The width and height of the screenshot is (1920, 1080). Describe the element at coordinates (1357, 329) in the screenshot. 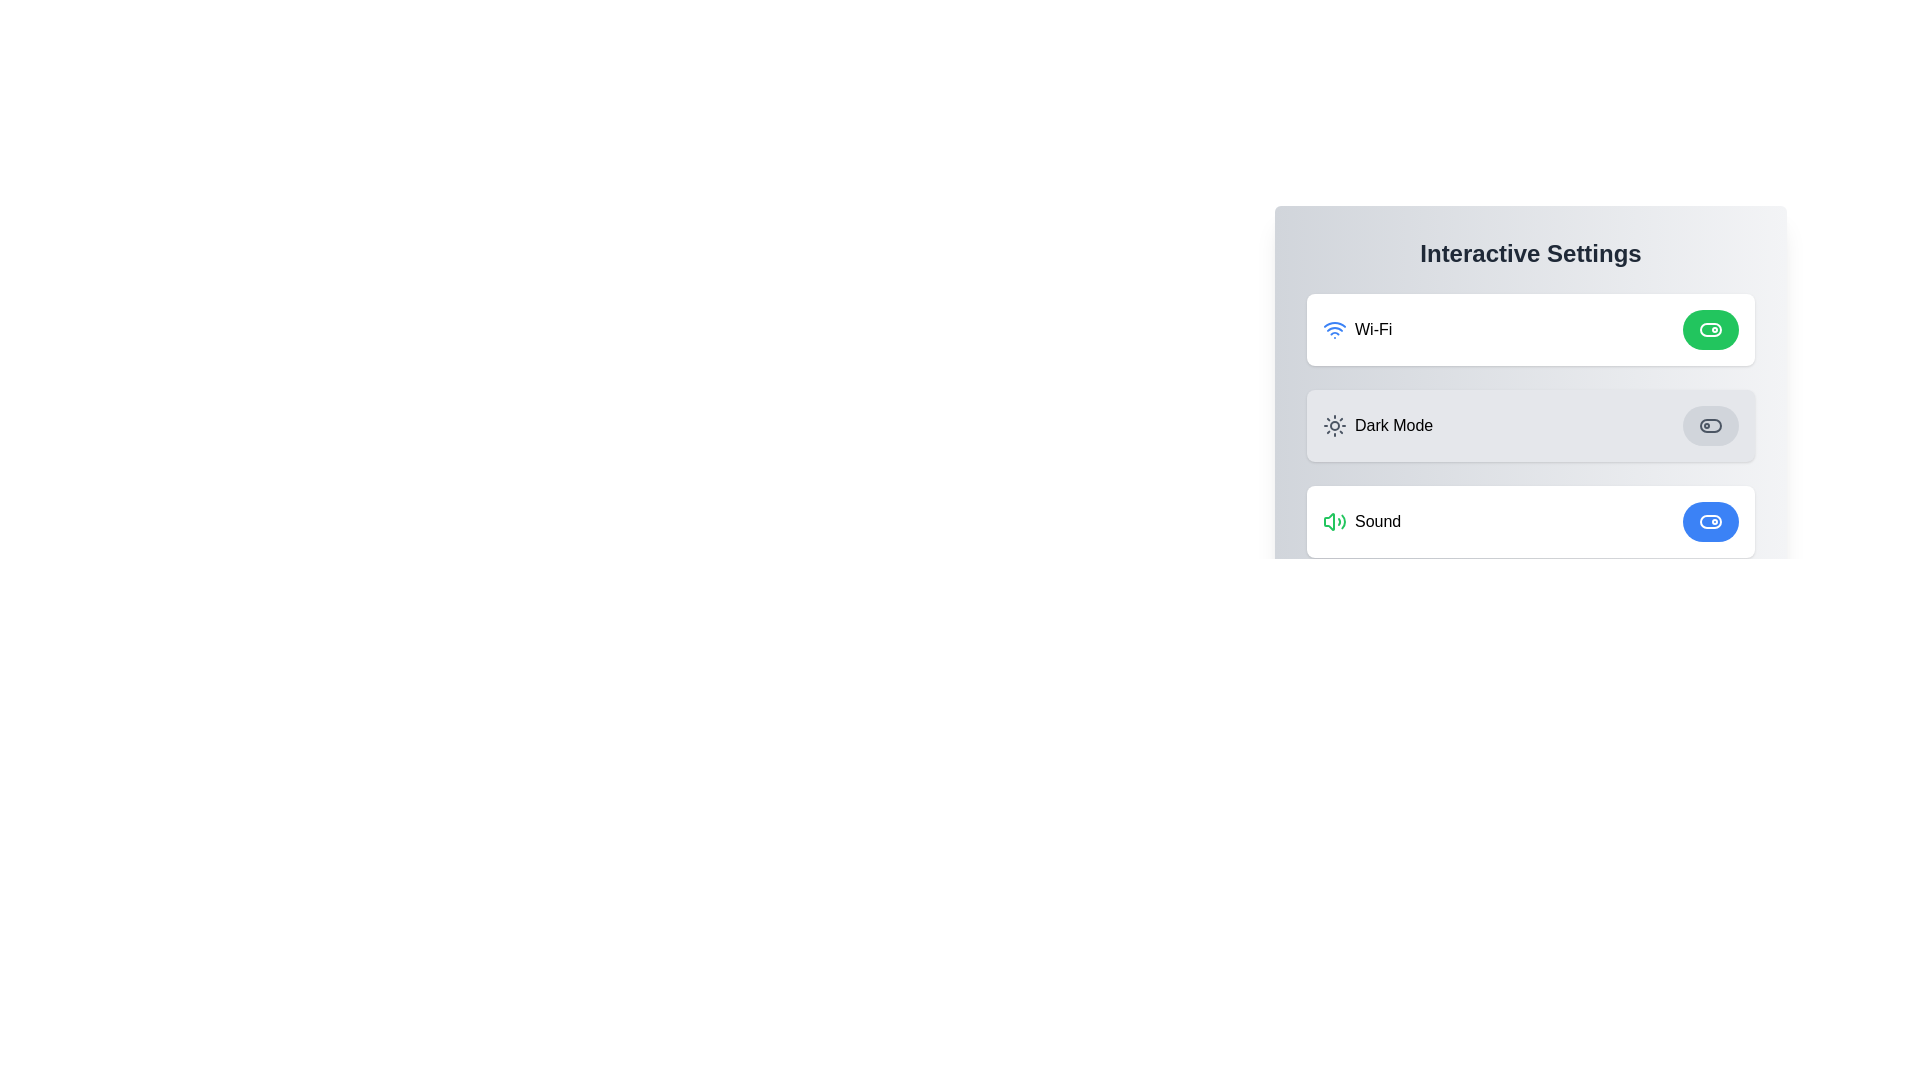

I see `the Wi-Fi icon in the interactive settings menu, which is the first item in the vertically stacked list of settings options` at that location.